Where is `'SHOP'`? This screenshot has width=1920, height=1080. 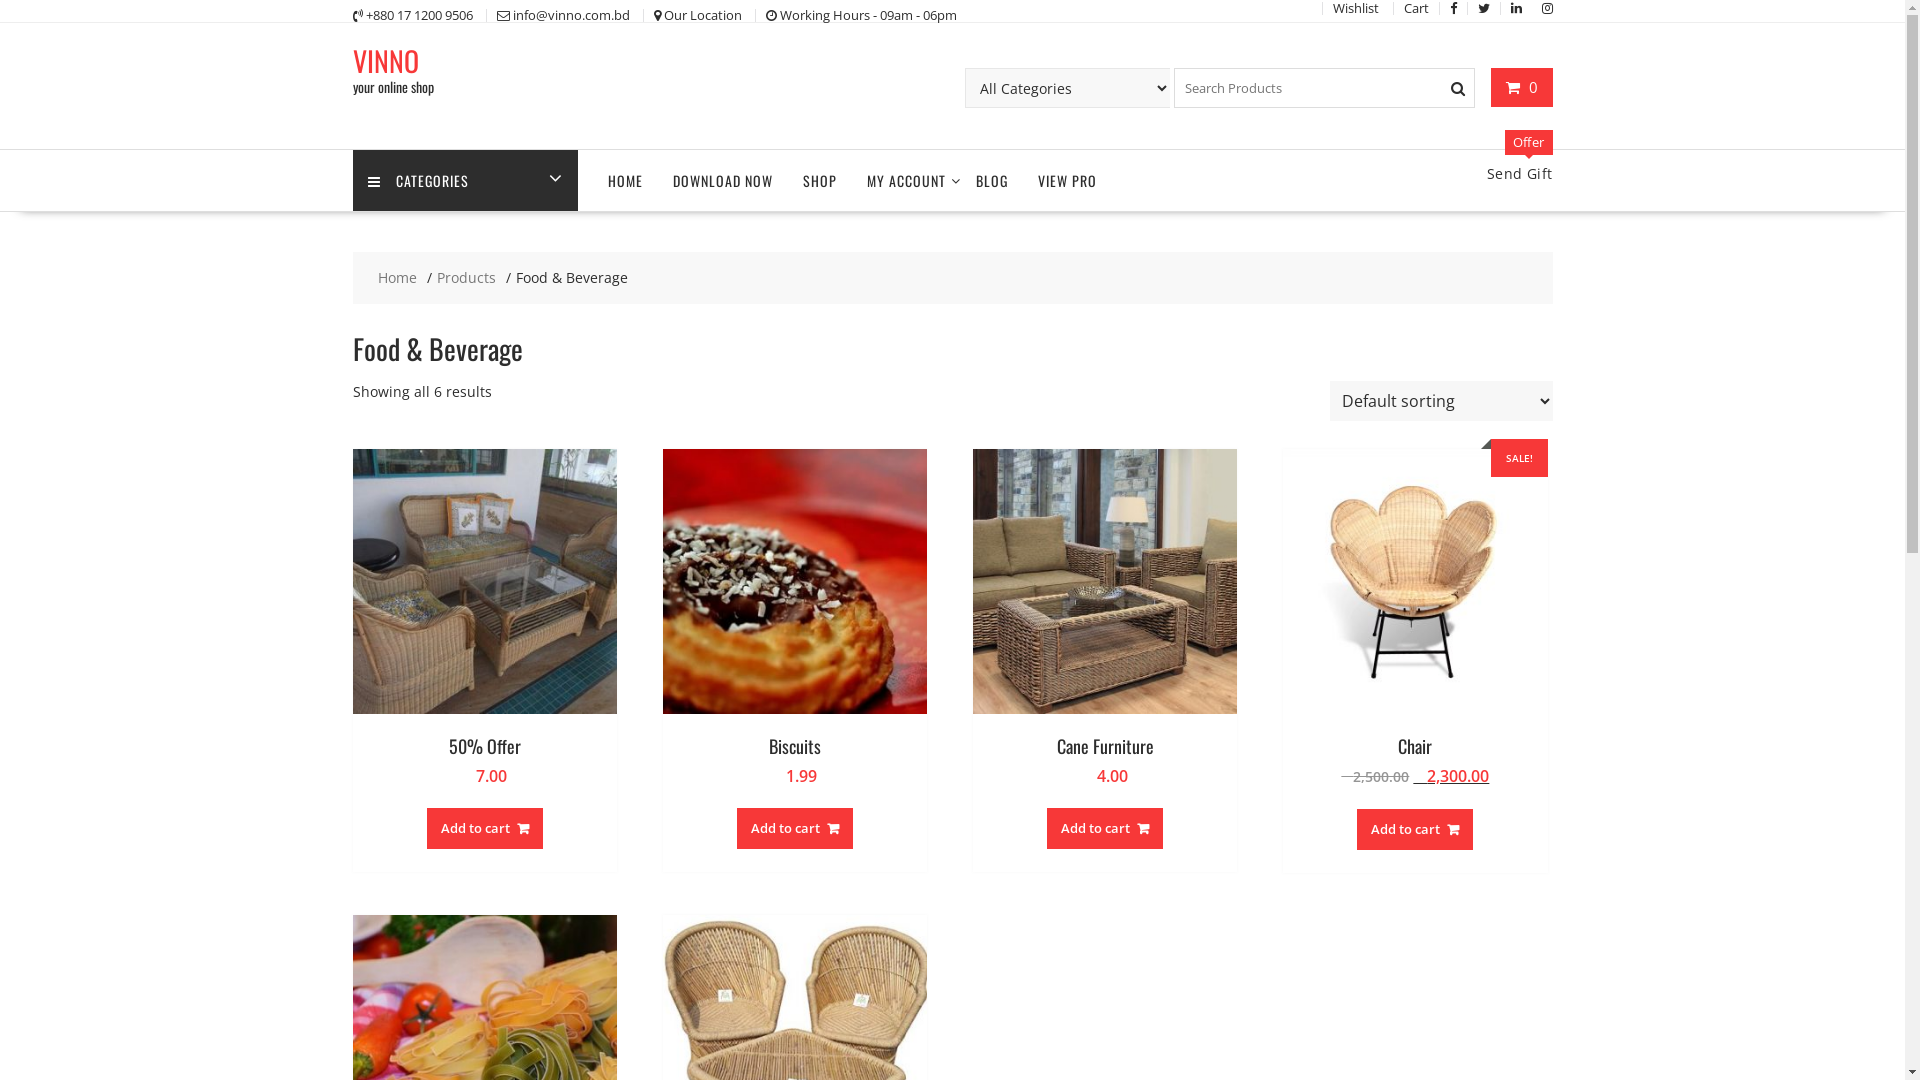 'SHOP' is located at coordinates (820, 180).